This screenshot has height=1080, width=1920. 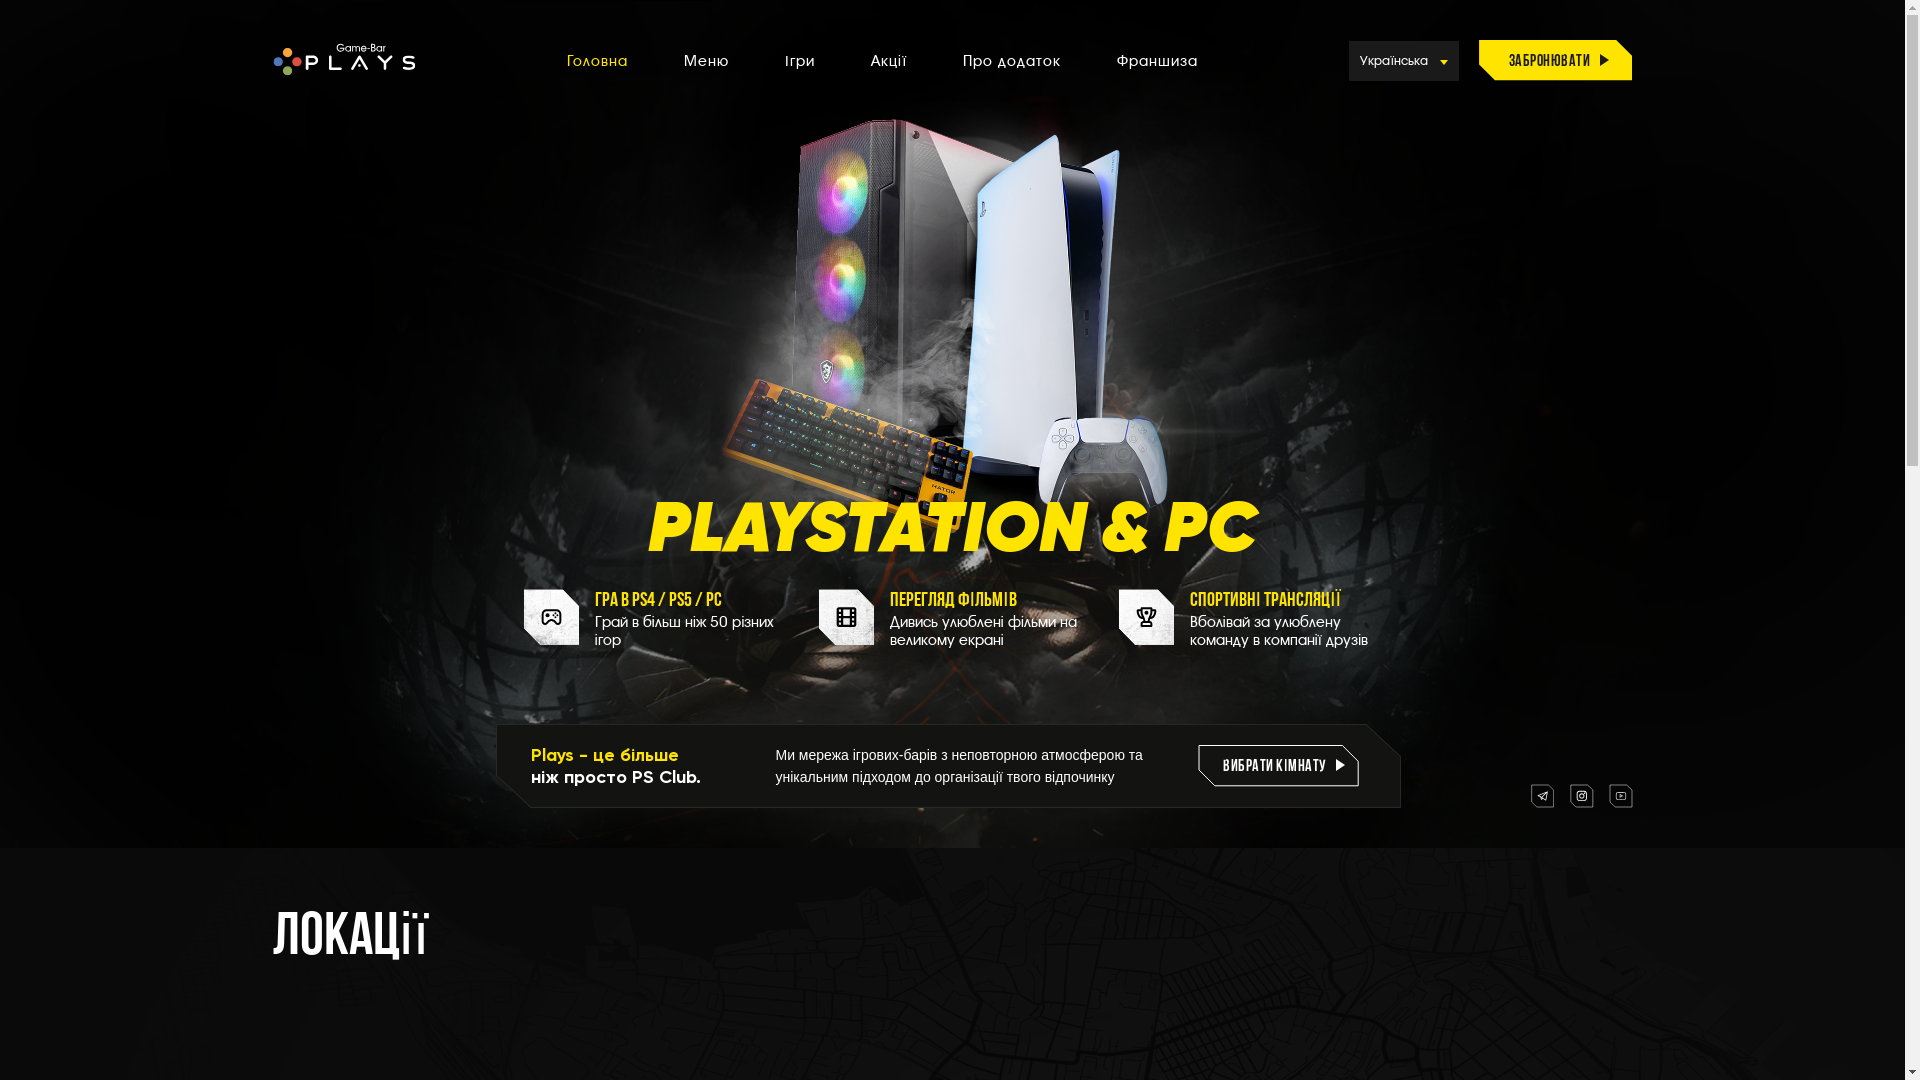 What do you see at coordinates (1568, 794) in the screenshot?
I see `'Instagram'` at bounding box center [1568, 794].